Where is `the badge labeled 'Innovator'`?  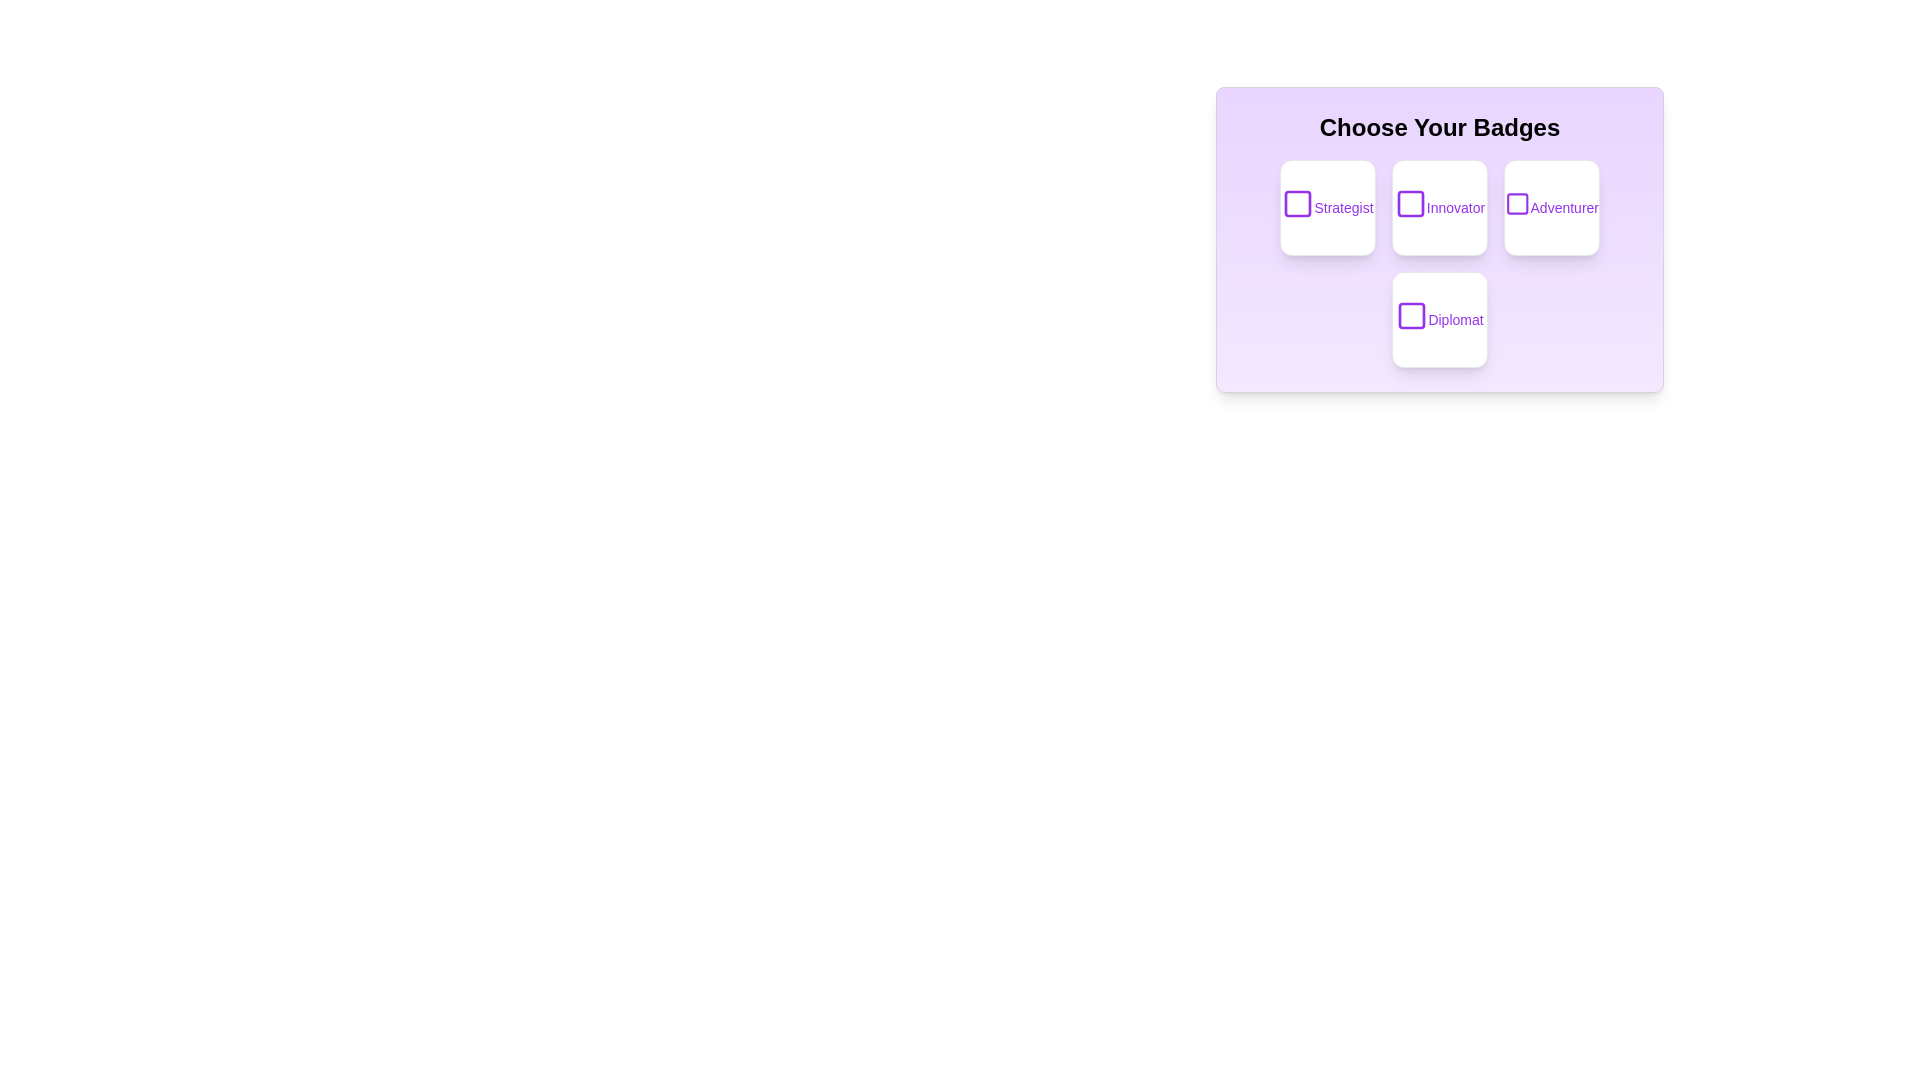
the badge labeled 'Innovator' is located at coordinates (1440, 208).